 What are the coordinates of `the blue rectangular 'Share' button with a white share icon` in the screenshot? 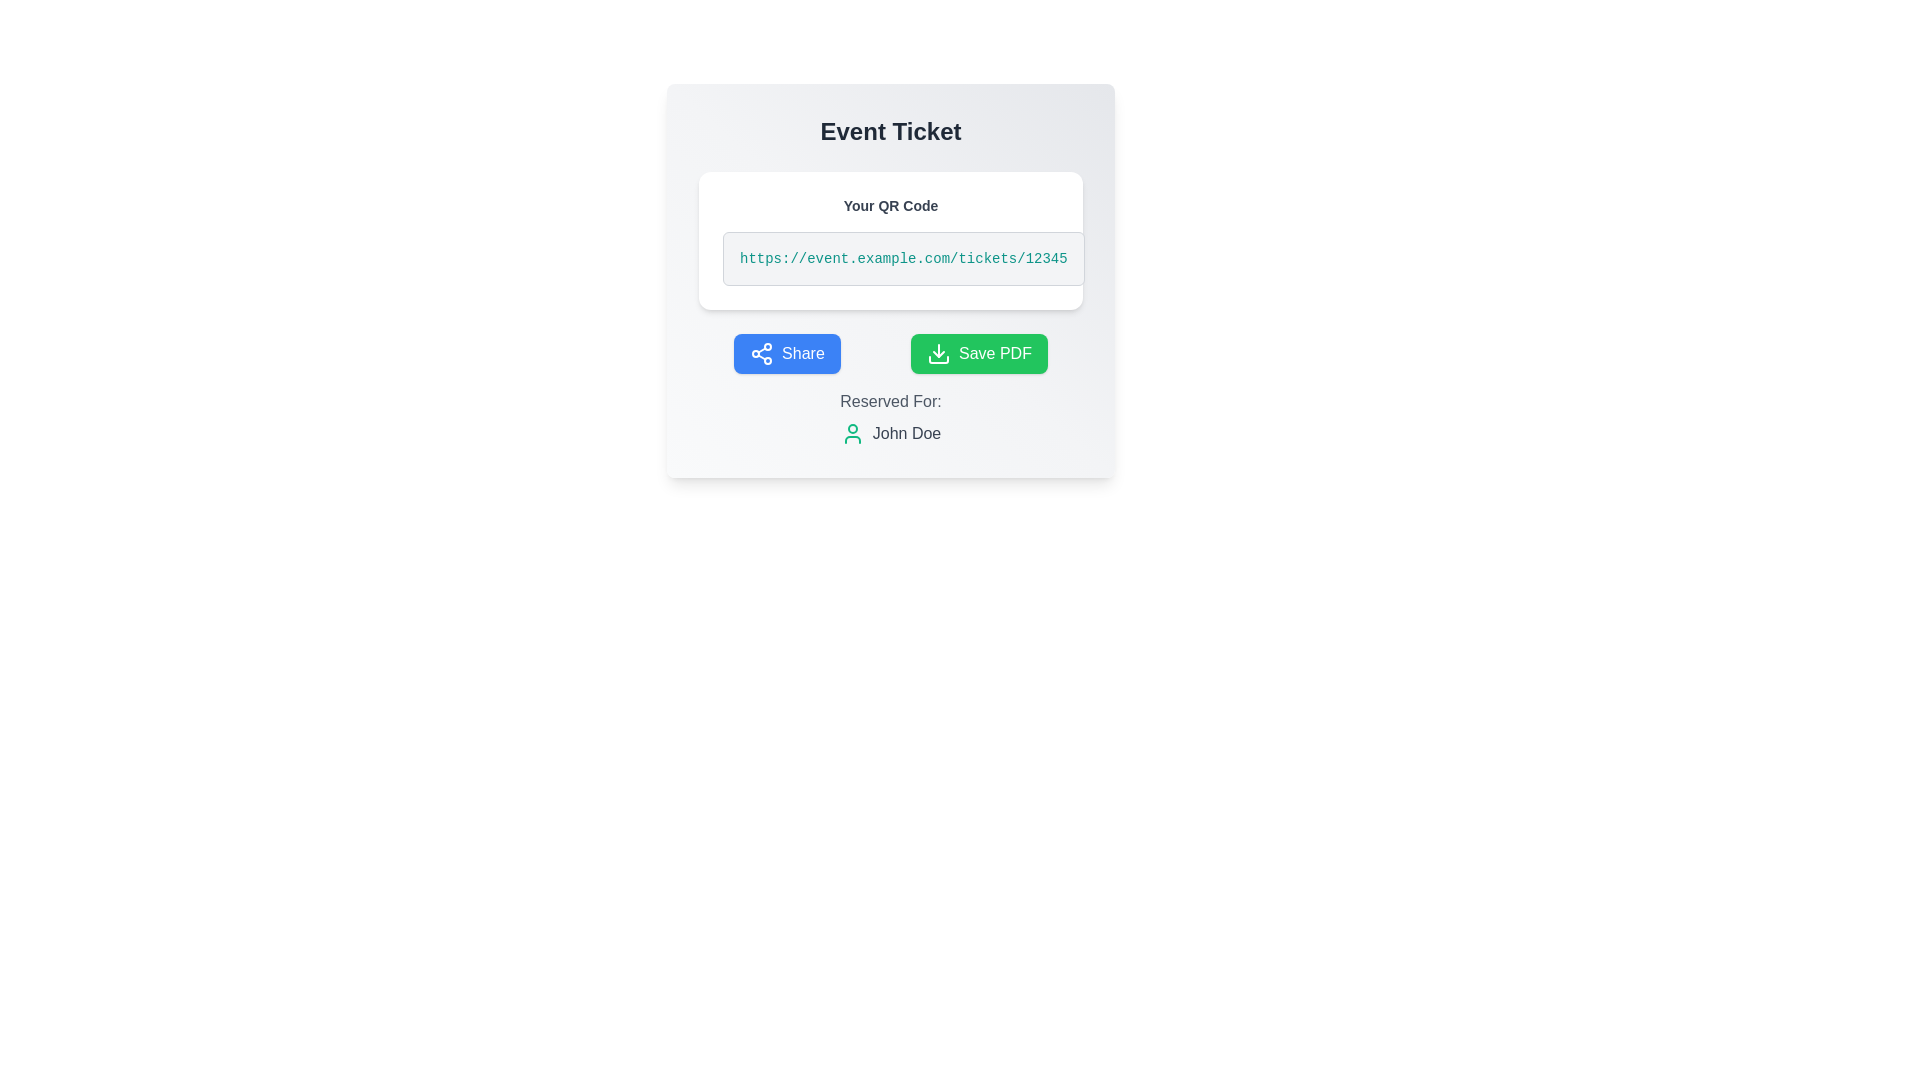 It's located at (786, 353).